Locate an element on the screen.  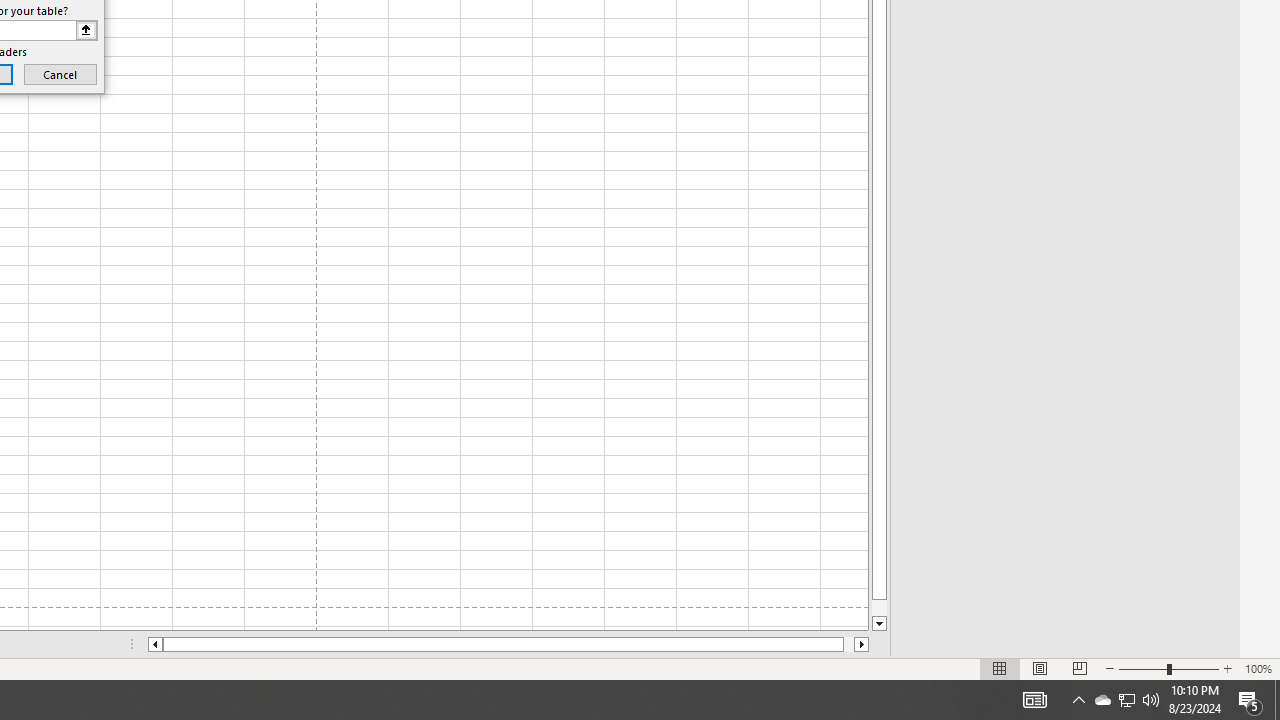
'Page right' is located at coordinates (848, 644).